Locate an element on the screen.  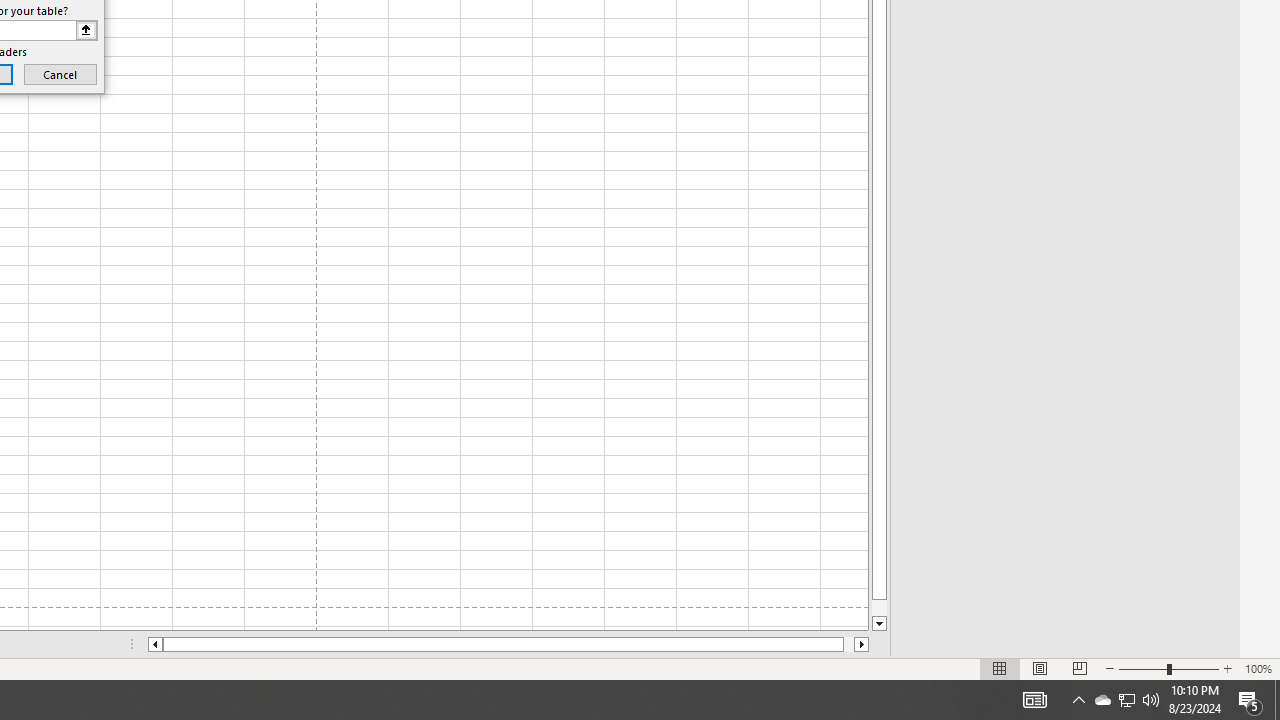
'Page right' is located at coordinates (848, 644).